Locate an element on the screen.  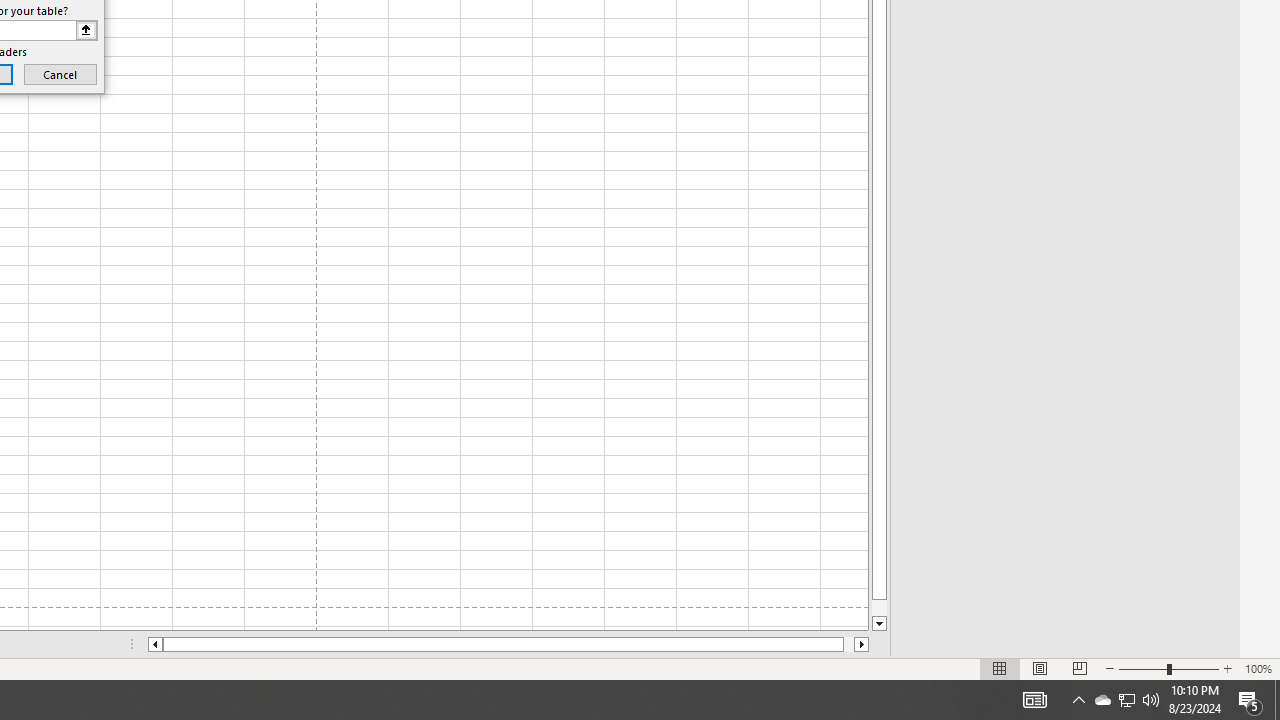
'Page right' is located at coordinates (848, 644).